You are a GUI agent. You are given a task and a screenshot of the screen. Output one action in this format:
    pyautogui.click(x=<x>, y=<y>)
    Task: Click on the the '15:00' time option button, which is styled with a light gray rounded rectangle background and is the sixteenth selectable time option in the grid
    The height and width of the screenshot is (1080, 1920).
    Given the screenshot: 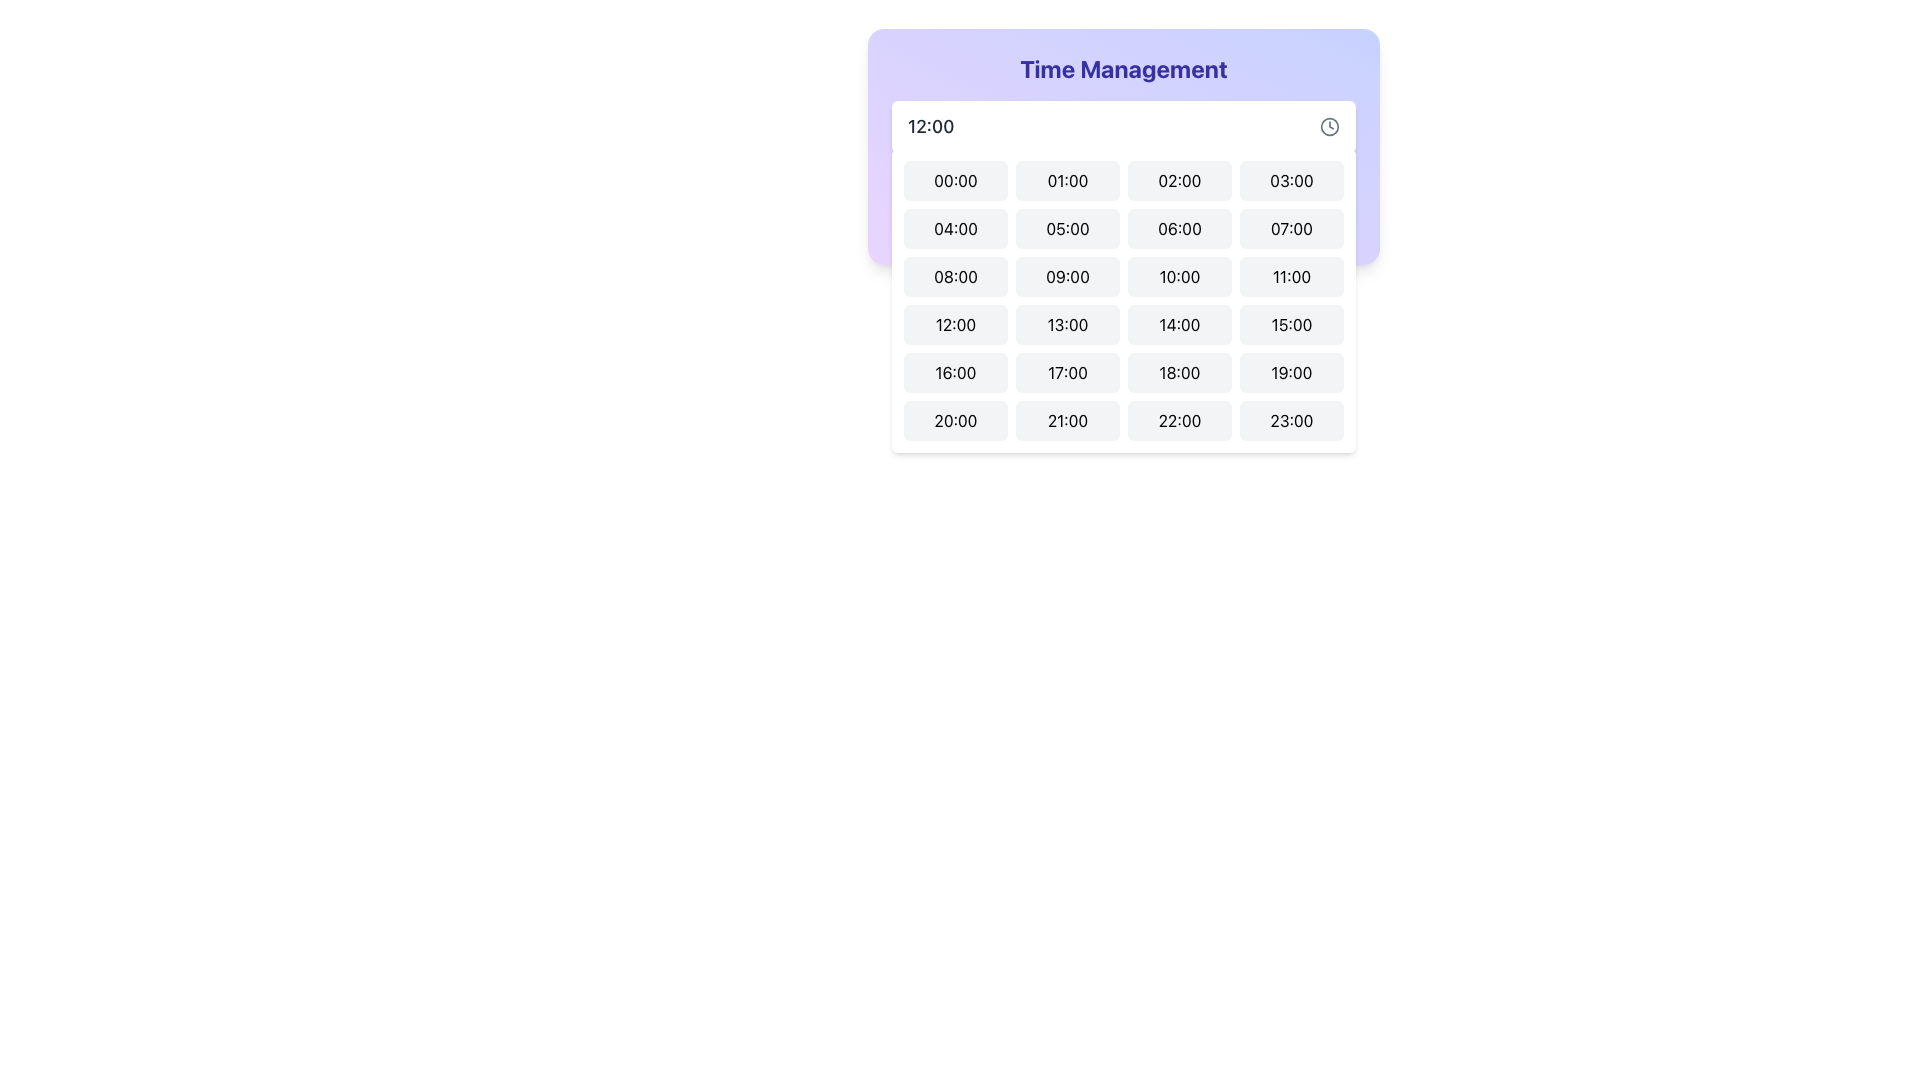 What is the action you would take?
    pyautogui.click(x=1291, y=323)
    